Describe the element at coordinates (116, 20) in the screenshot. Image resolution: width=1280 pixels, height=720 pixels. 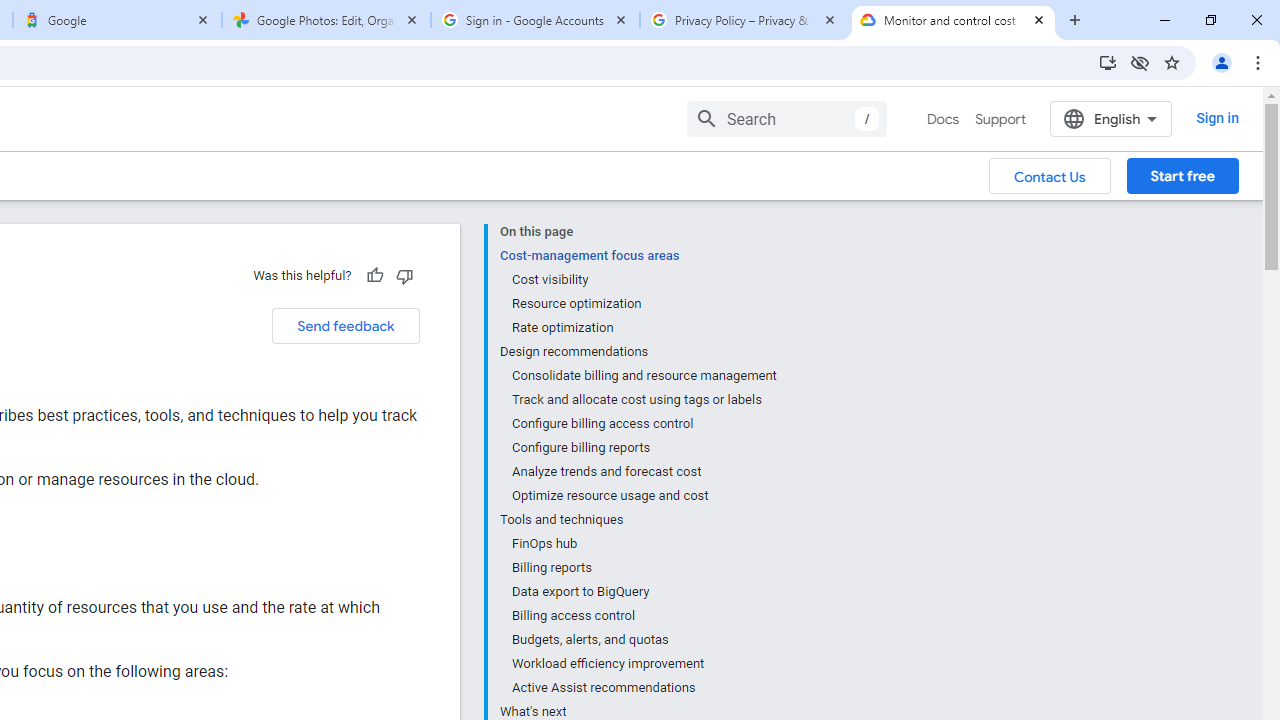
I see `'Google'` at that location.